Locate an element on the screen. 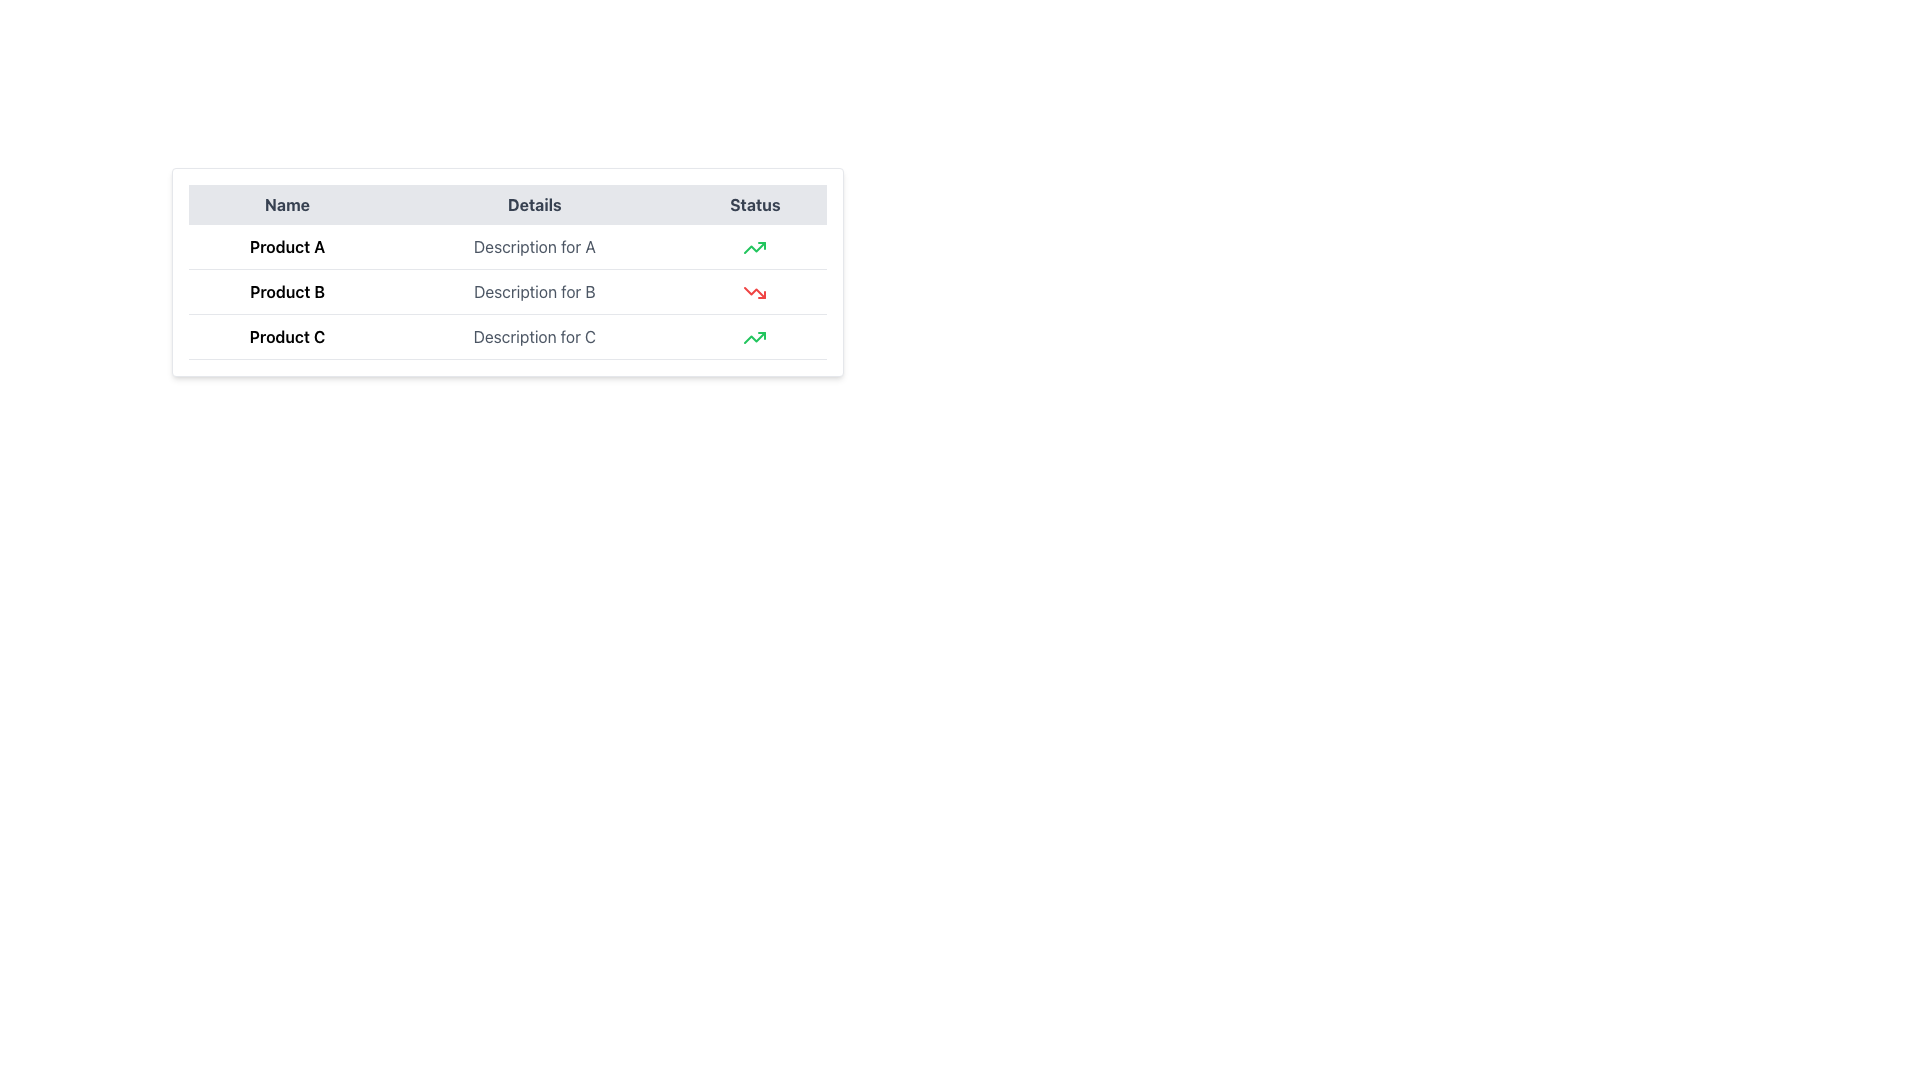 This screenshot has height=1080, width=1920. the text label that identifies 'Product A' in the 'Name' column of the table is located at coordinates (286, 246).